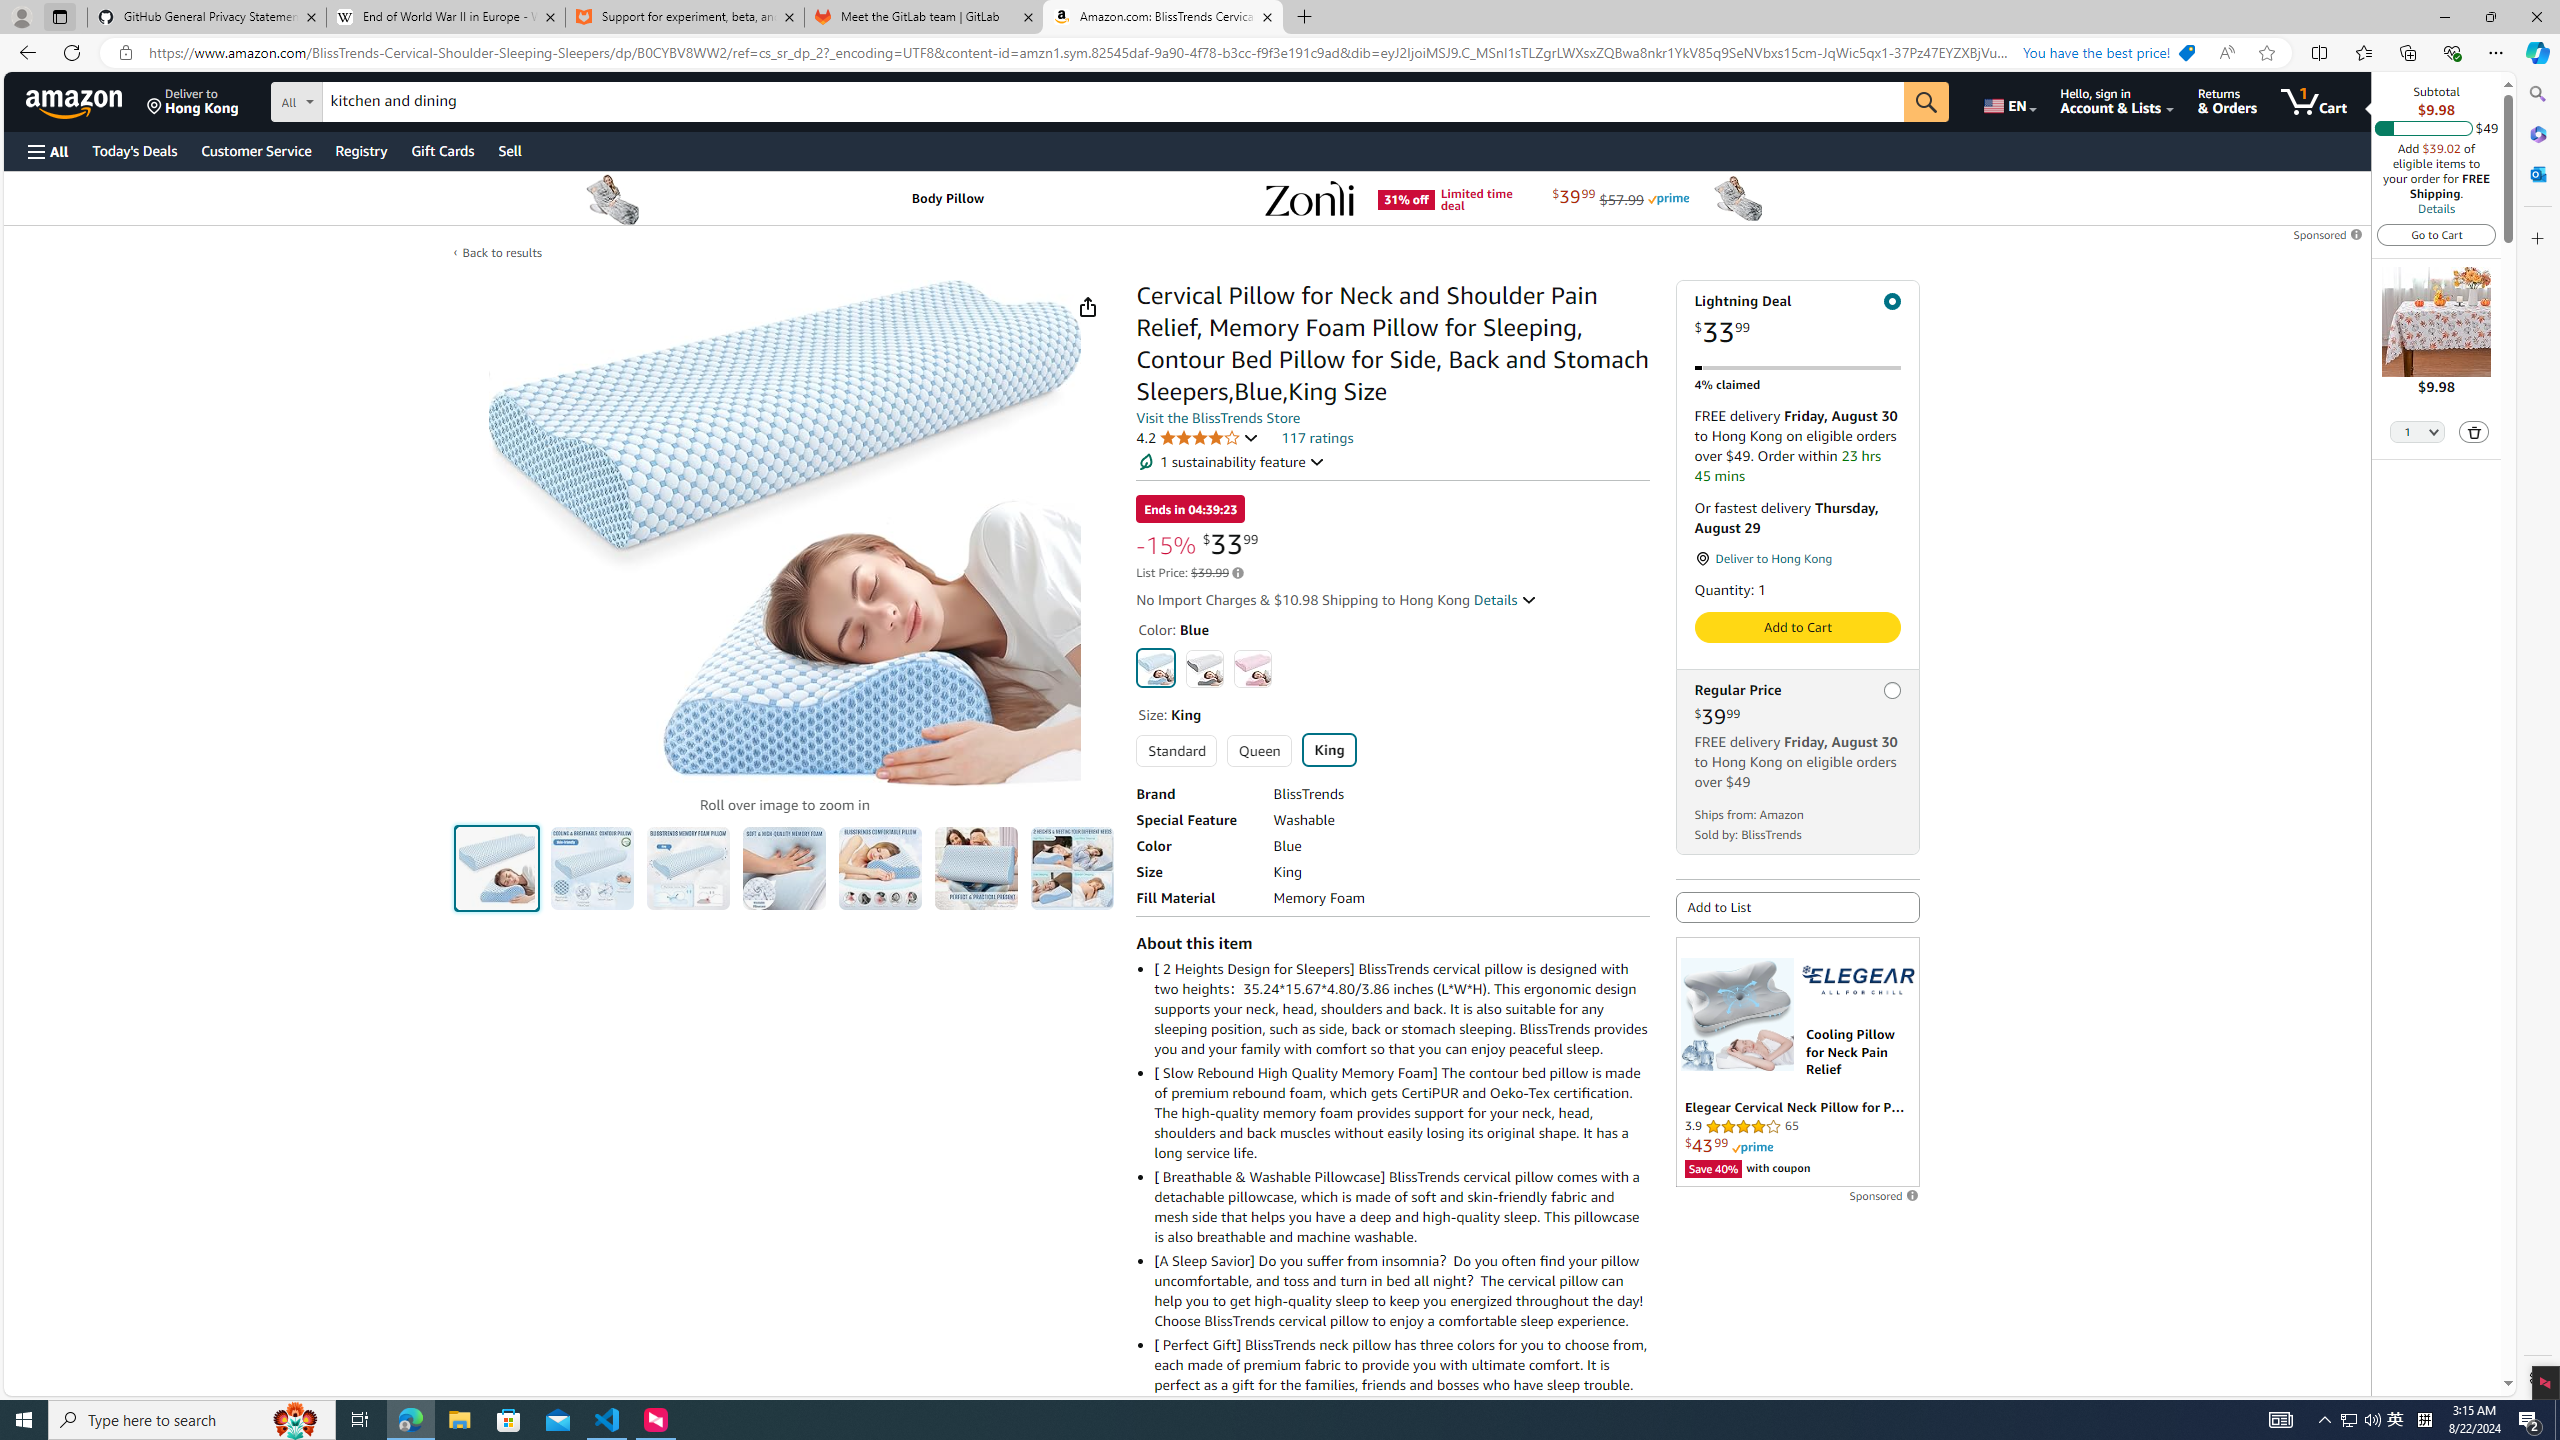  What do you see at coordinates (1198, 436) in the screenshot?
I see `'4.2 4.2 out of 5 stars'` at bounding box center [1198, 436].